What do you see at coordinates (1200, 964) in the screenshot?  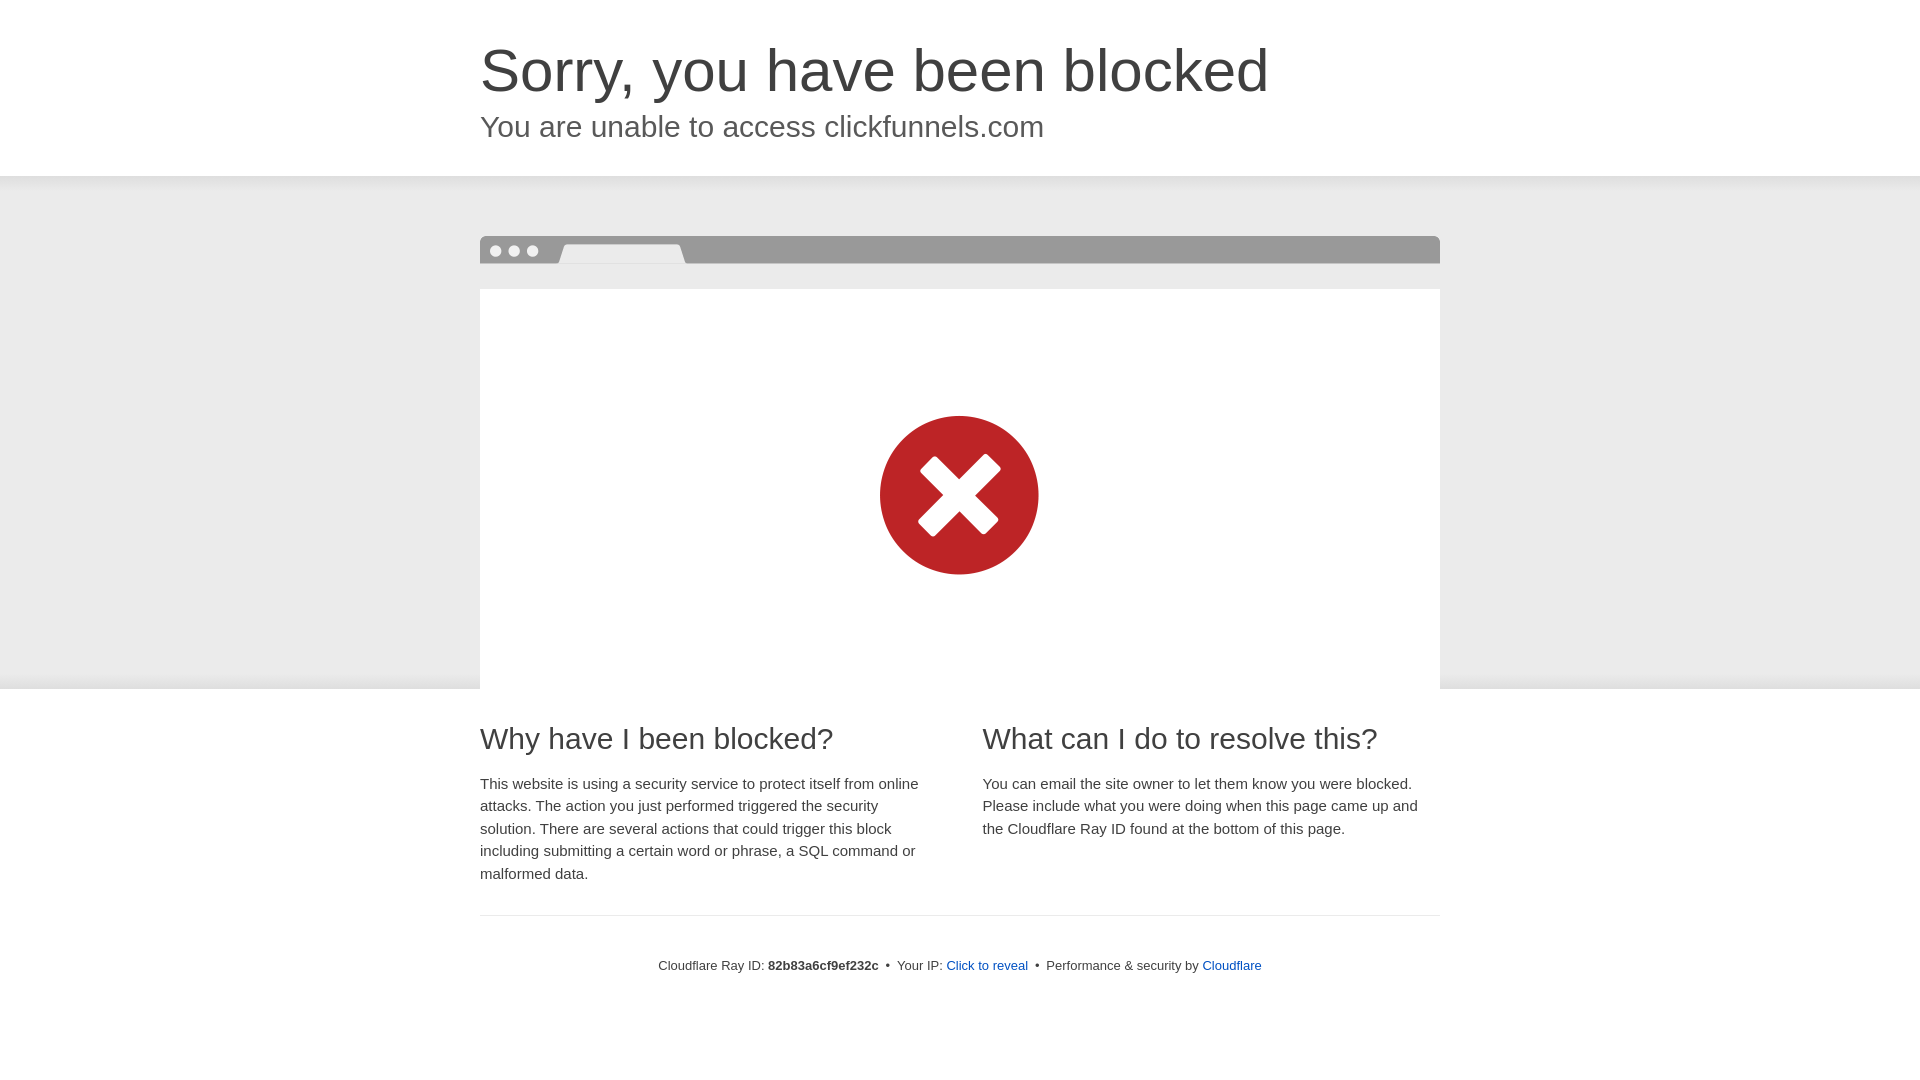 I see `'Cloudflare'` at bounding box center [1200, 964].